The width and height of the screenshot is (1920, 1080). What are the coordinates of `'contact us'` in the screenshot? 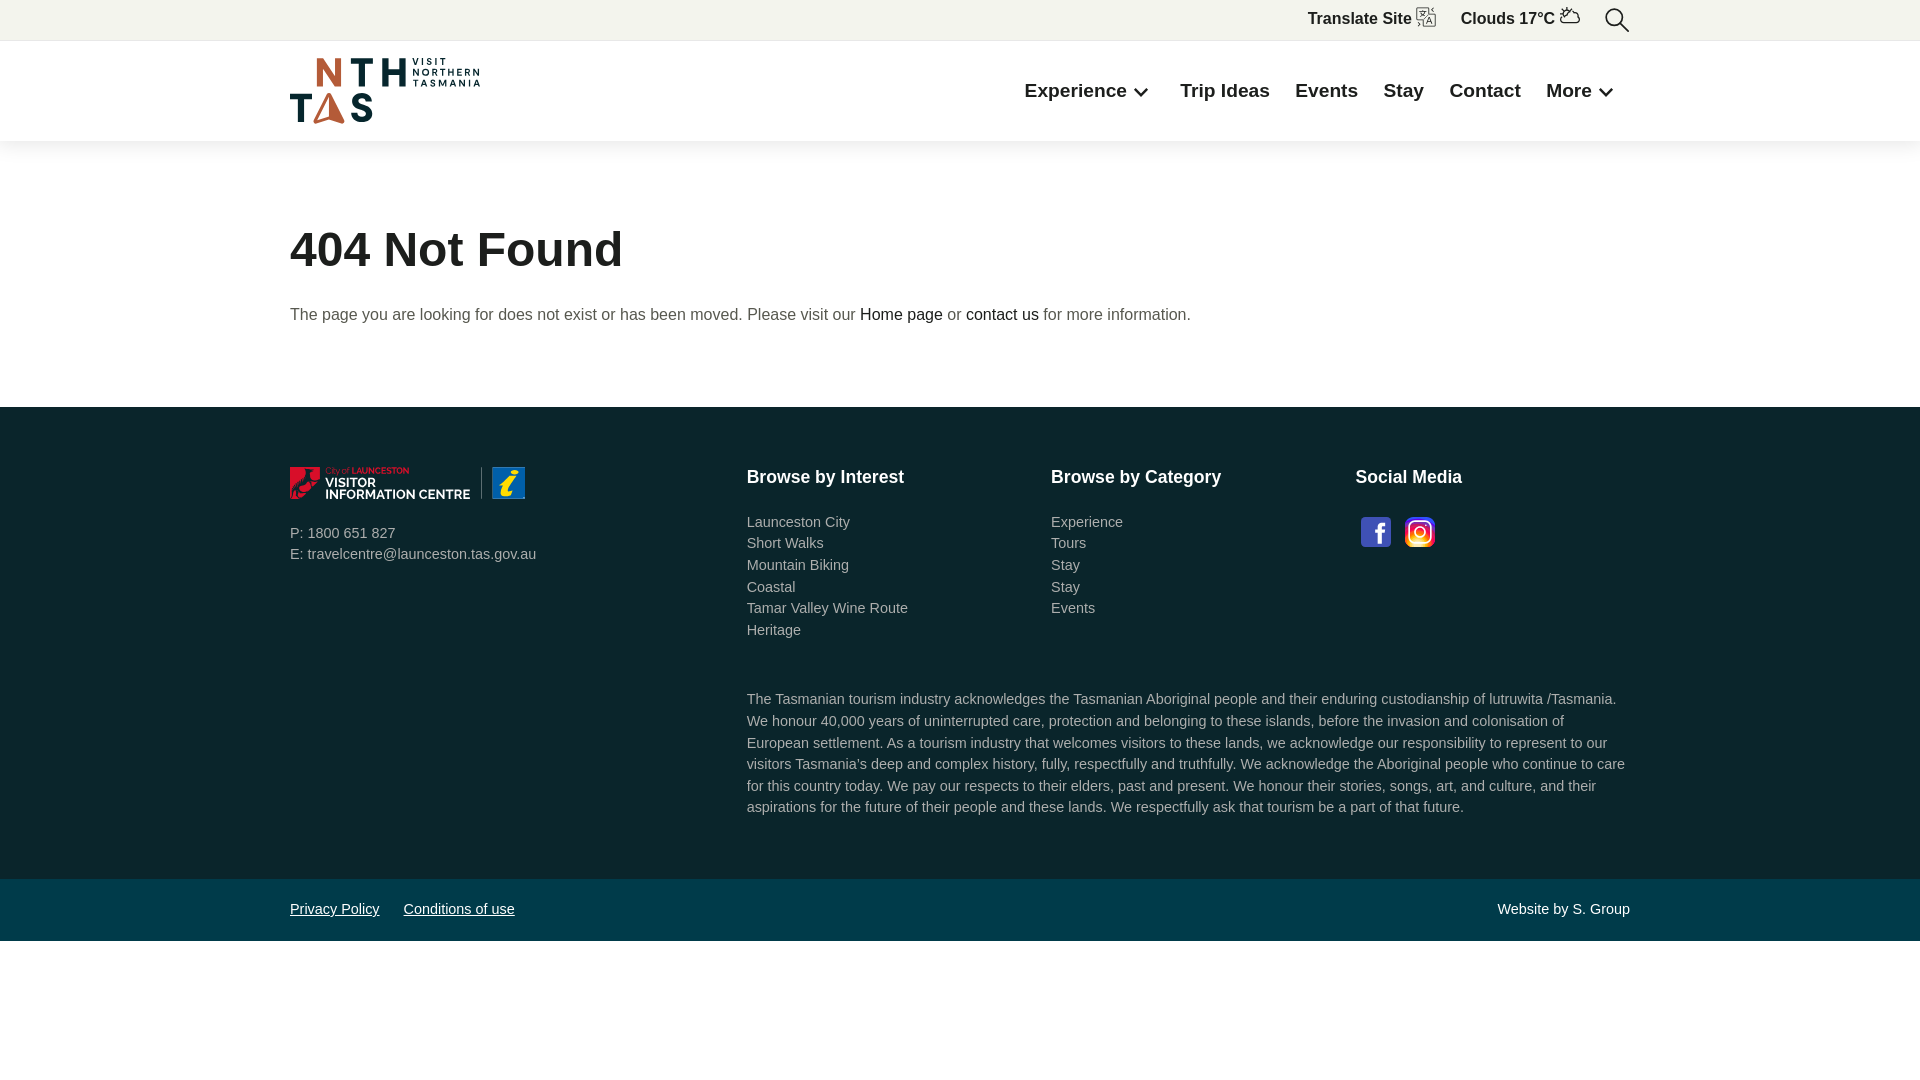 It's located at (965, 314).